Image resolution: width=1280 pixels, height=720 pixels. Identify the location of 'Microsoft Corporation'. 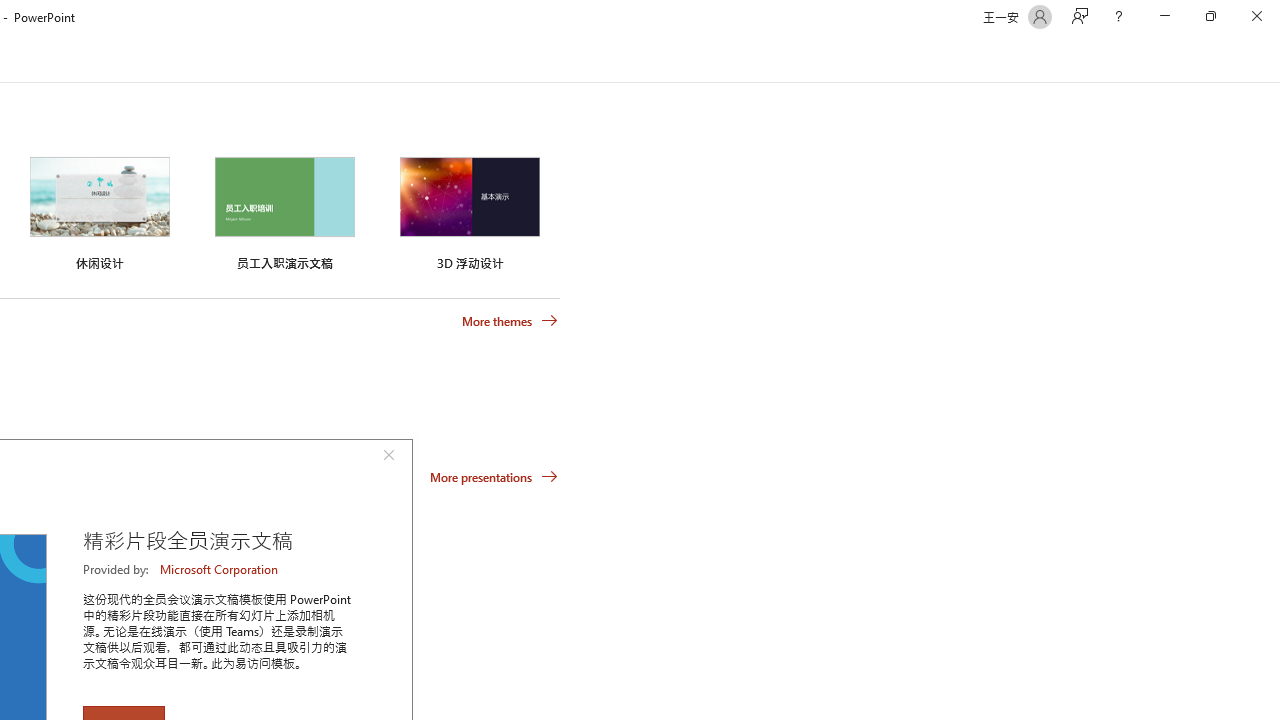
(220, 569).